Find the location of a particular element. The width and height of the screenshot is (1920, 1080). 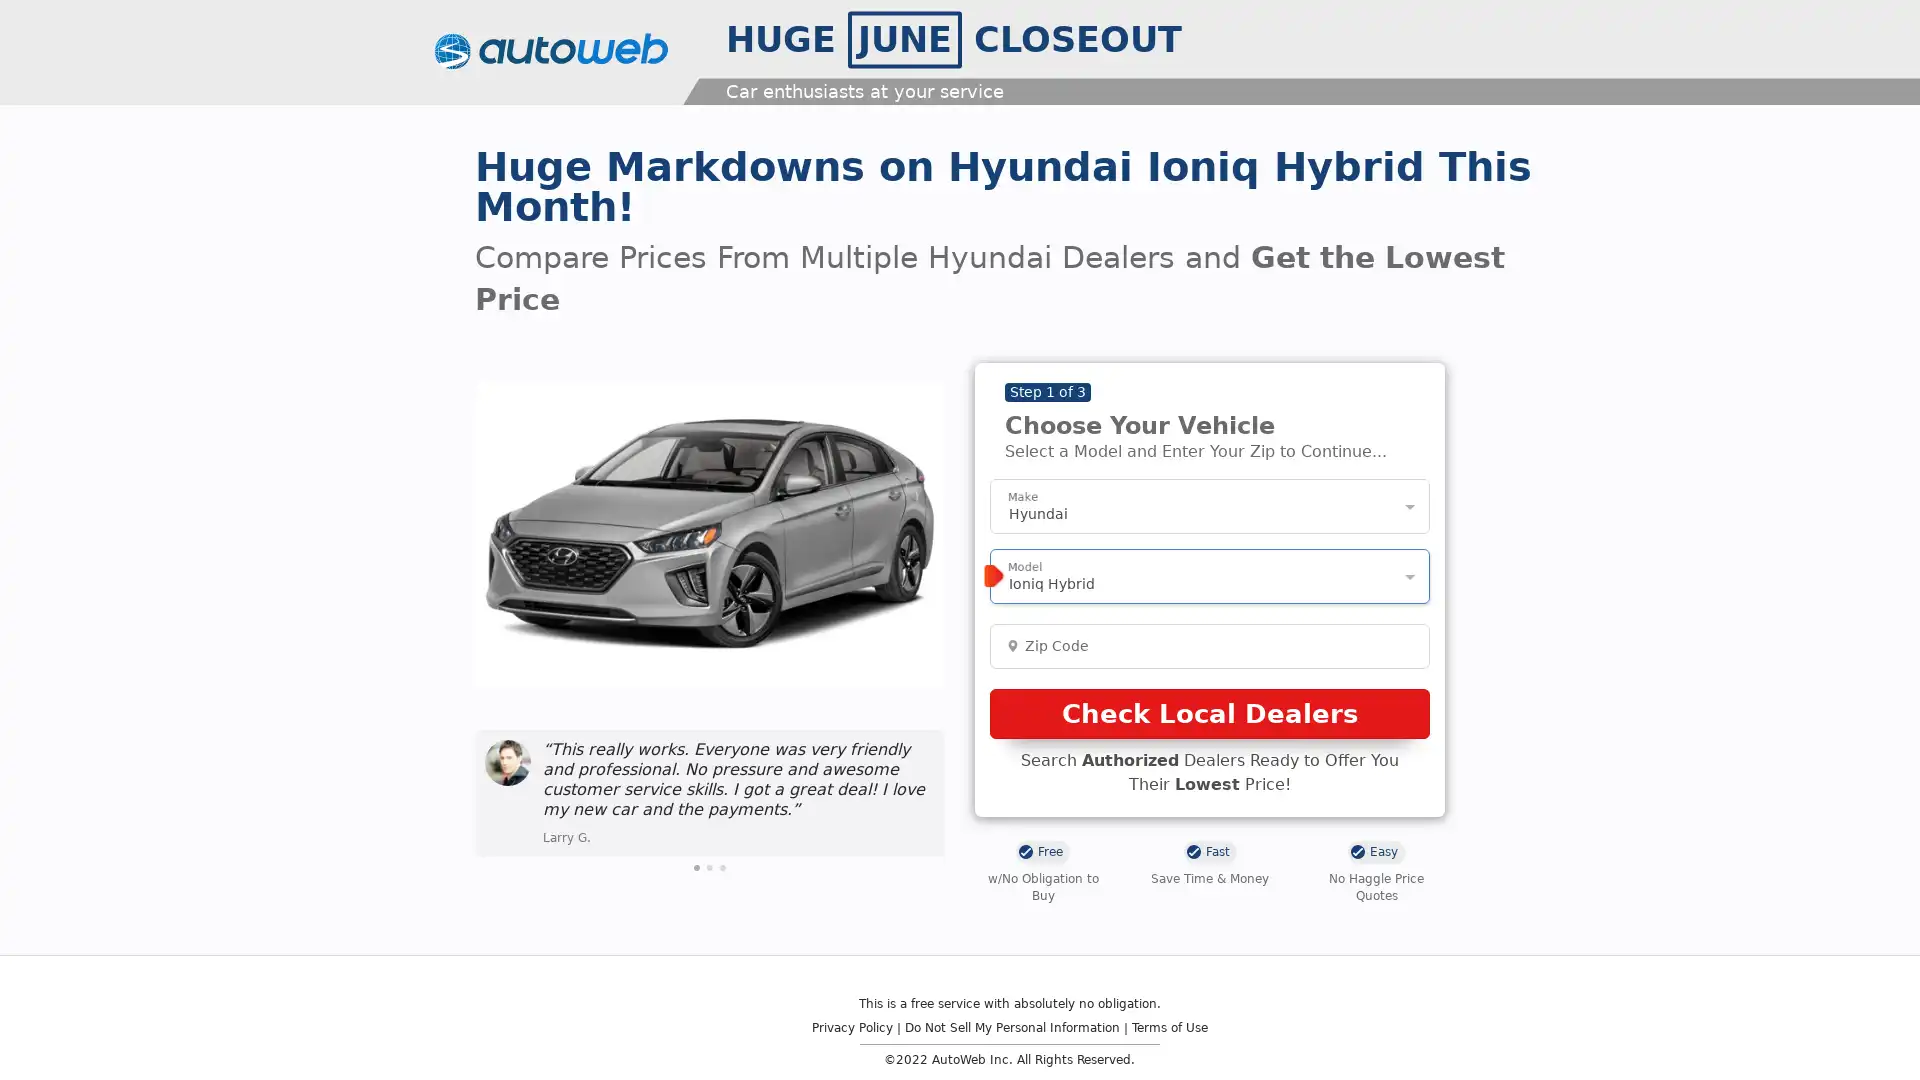

Check Local Dealers is located at coordinates (1208, 712).